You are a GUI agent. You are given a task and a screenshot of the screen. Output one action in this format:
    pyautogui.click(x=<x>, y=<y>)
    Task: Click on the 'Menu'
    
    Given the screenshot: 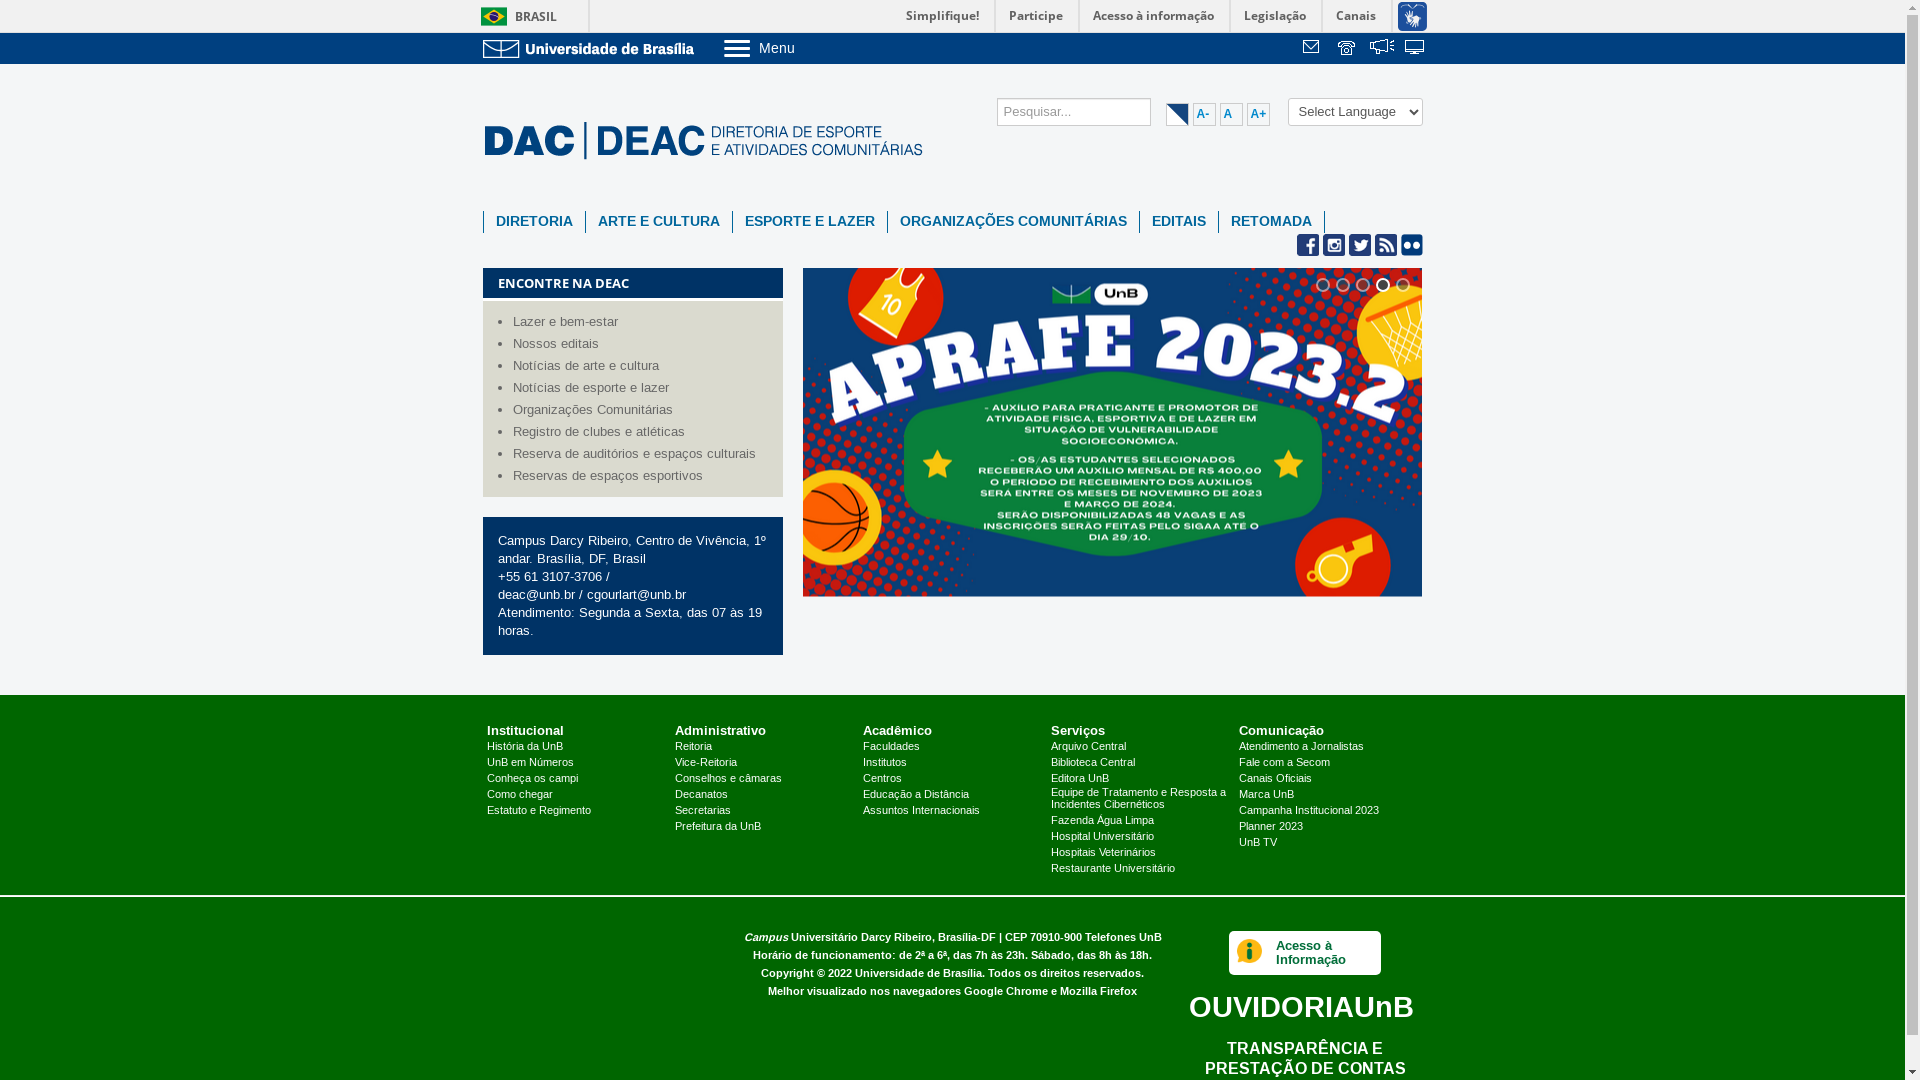 What is the action you would take?
    pyautogui.click(x=720, y=46)
    